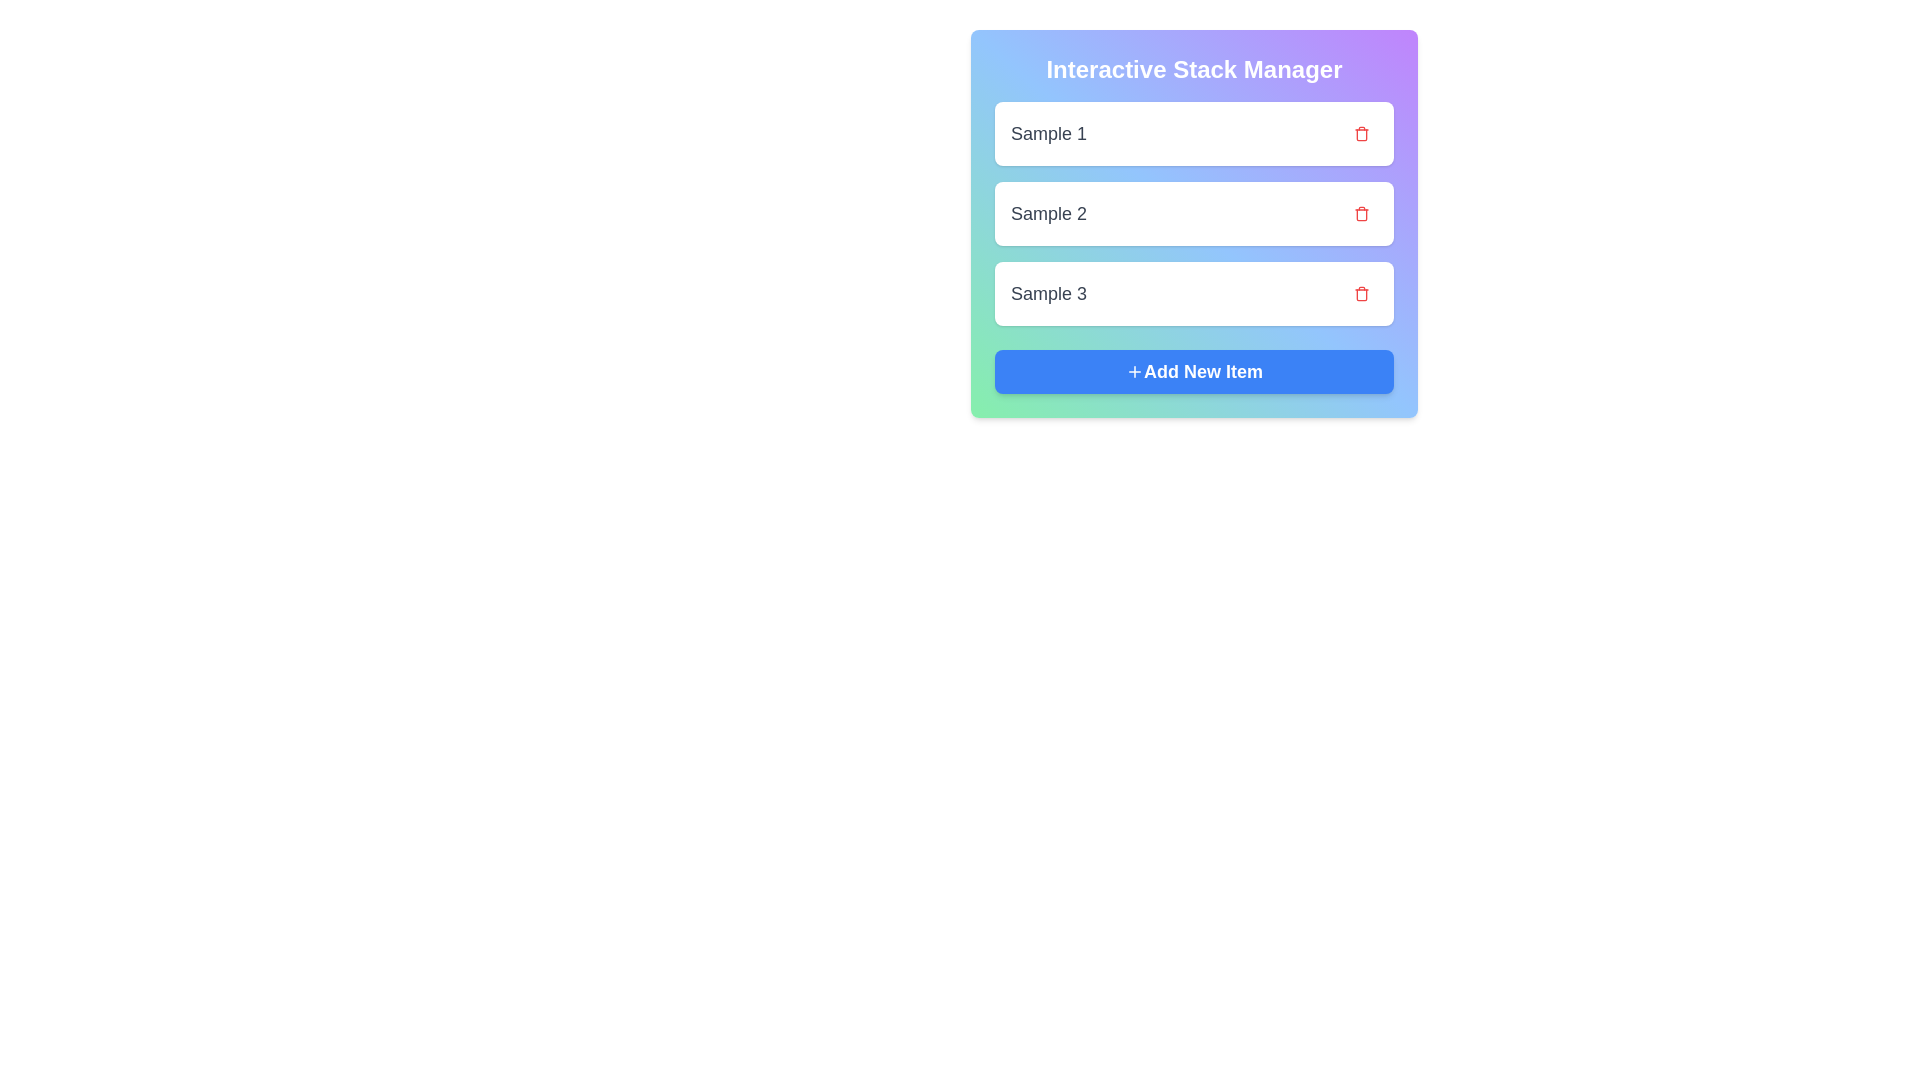 The height and width of the screenshot is (1080, 1920). I want to click on the delete button located at the upper-right corner of the panel associated with 'Sample 1', so click(1361, 134).